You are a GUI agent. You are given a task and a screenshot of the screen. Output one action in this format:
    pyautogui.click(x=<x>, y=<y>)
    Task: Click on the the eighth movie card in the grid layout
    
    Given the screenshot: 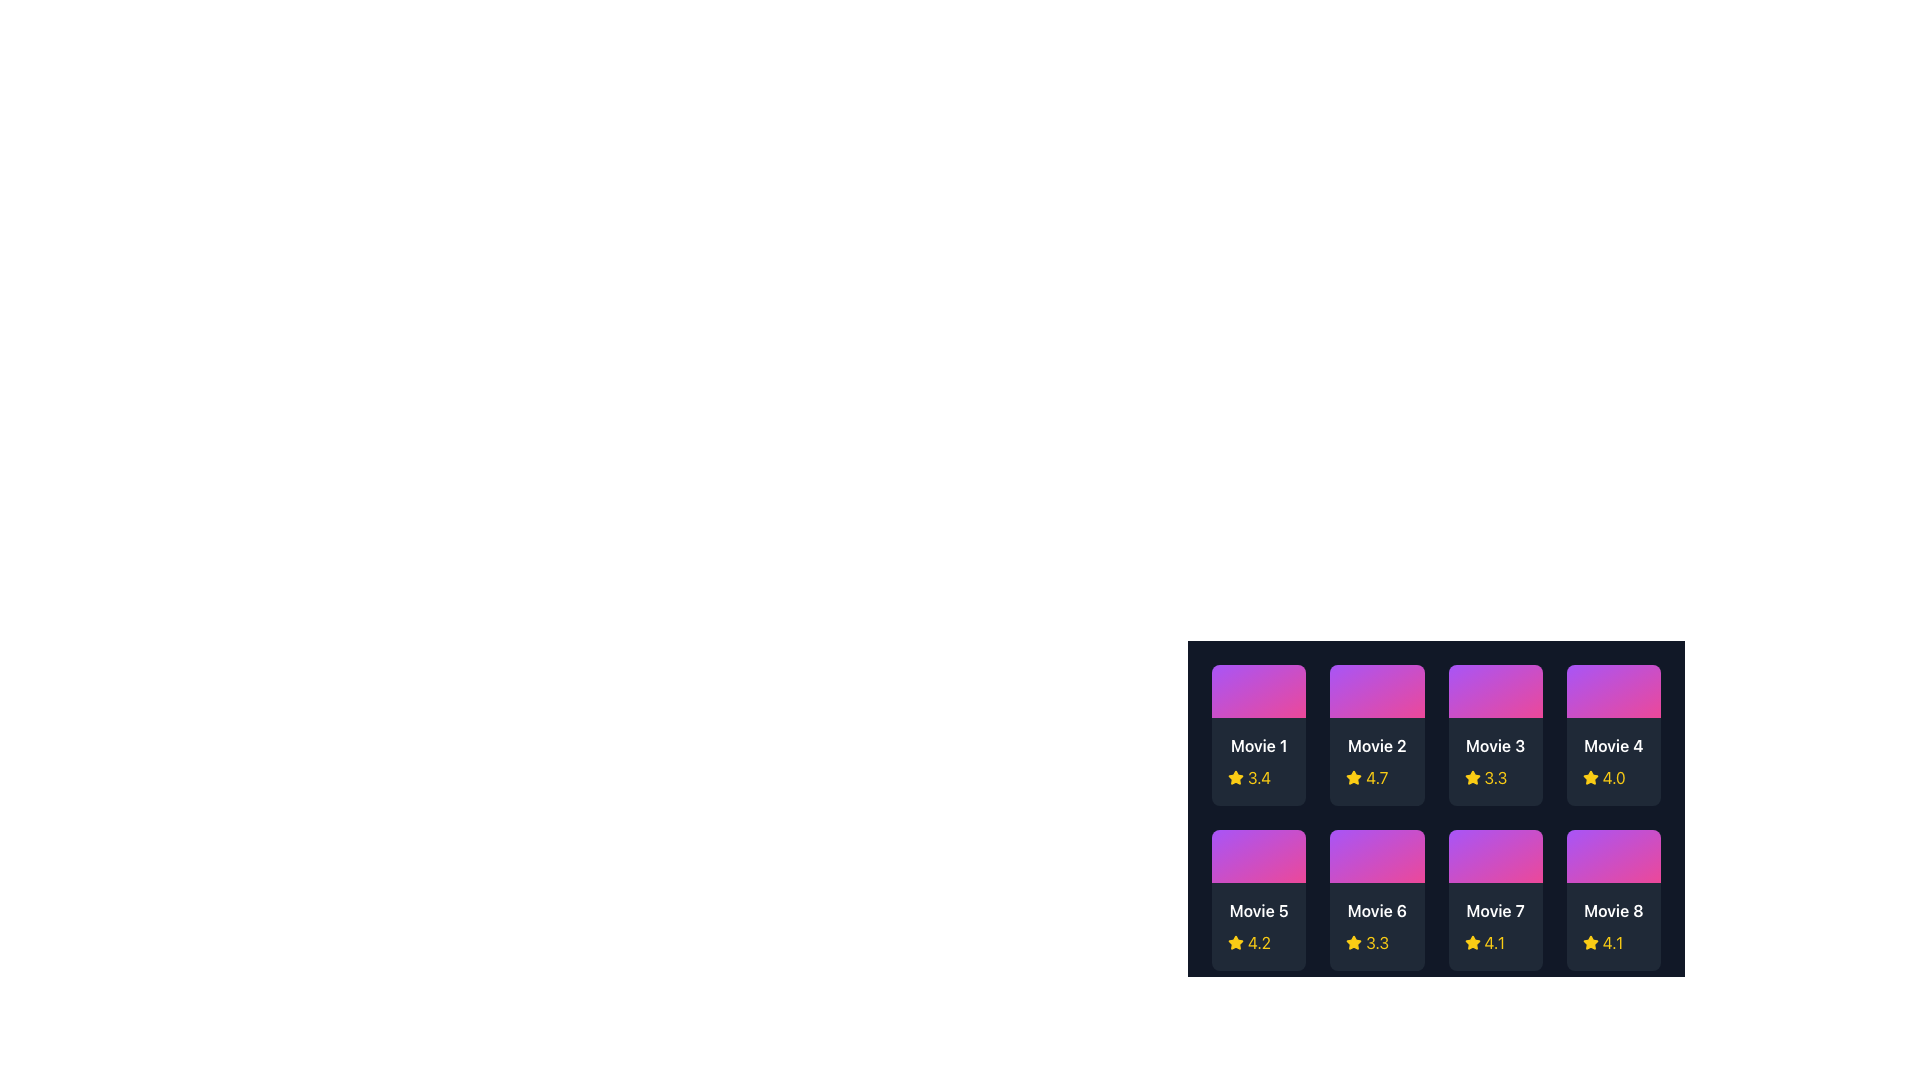 What is the action you would take?
    pyautogui.click(x=1613, y=927)
    